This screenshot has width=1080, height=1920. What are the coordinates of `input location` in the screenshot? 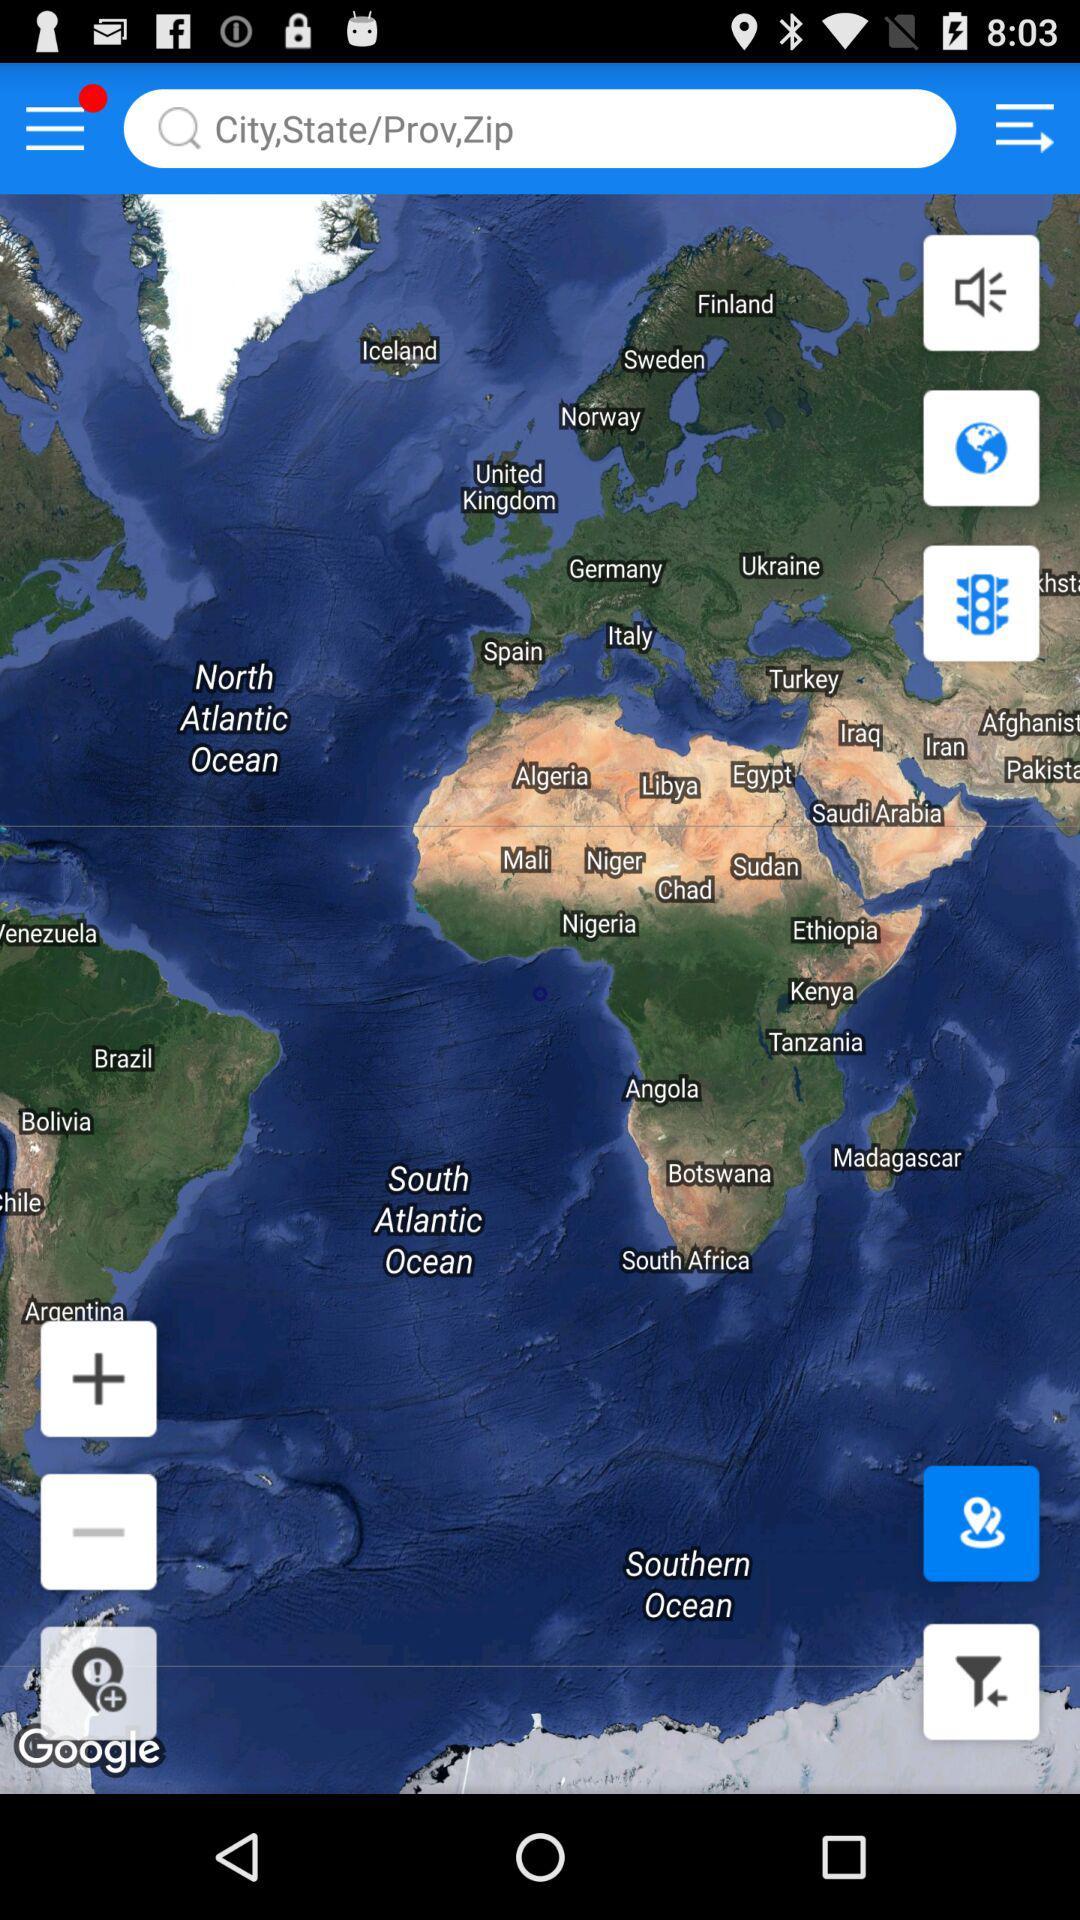 It's located at (540, 127).